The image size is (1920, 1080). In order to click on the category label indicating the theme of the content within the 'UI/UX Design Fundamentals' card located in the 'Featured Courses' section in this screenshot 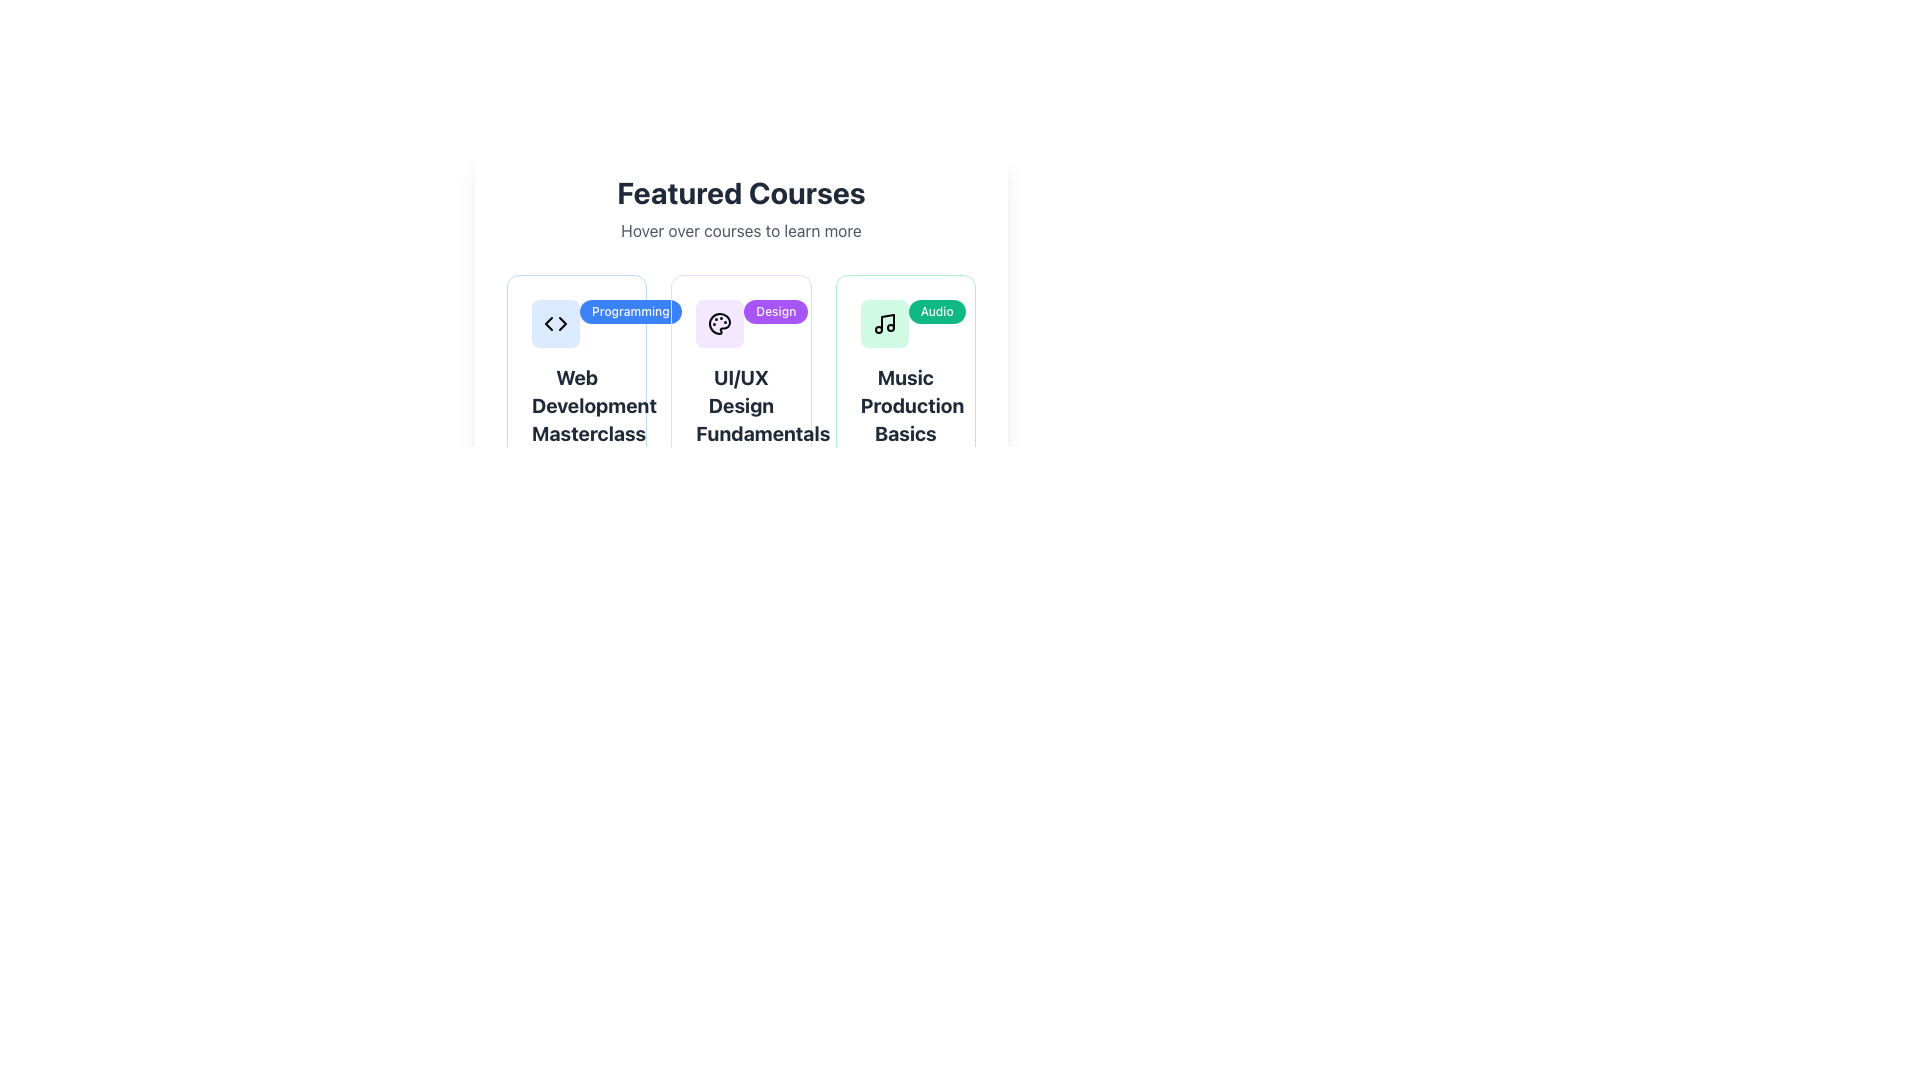, I will do `click(775, 312)`.